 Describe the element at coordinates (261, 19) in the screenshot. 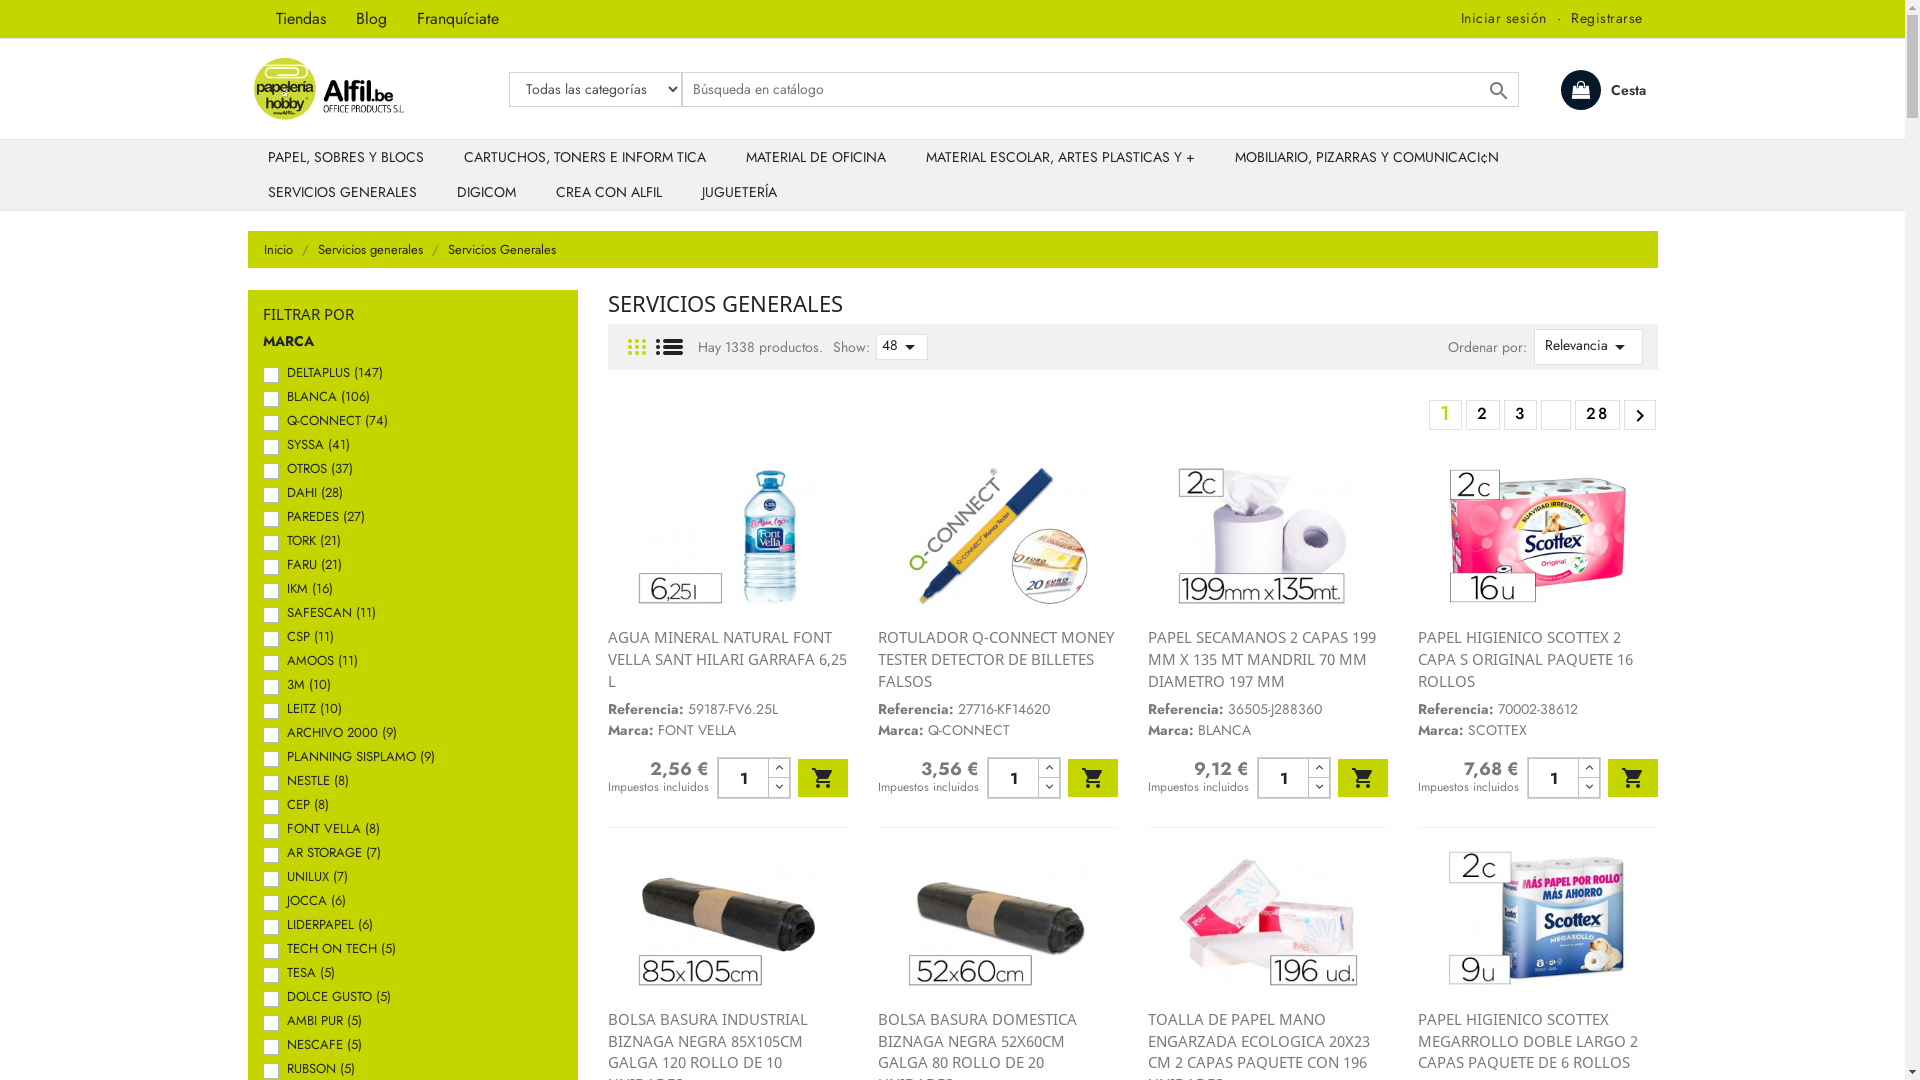

I see `'Tiendas'` at that location.